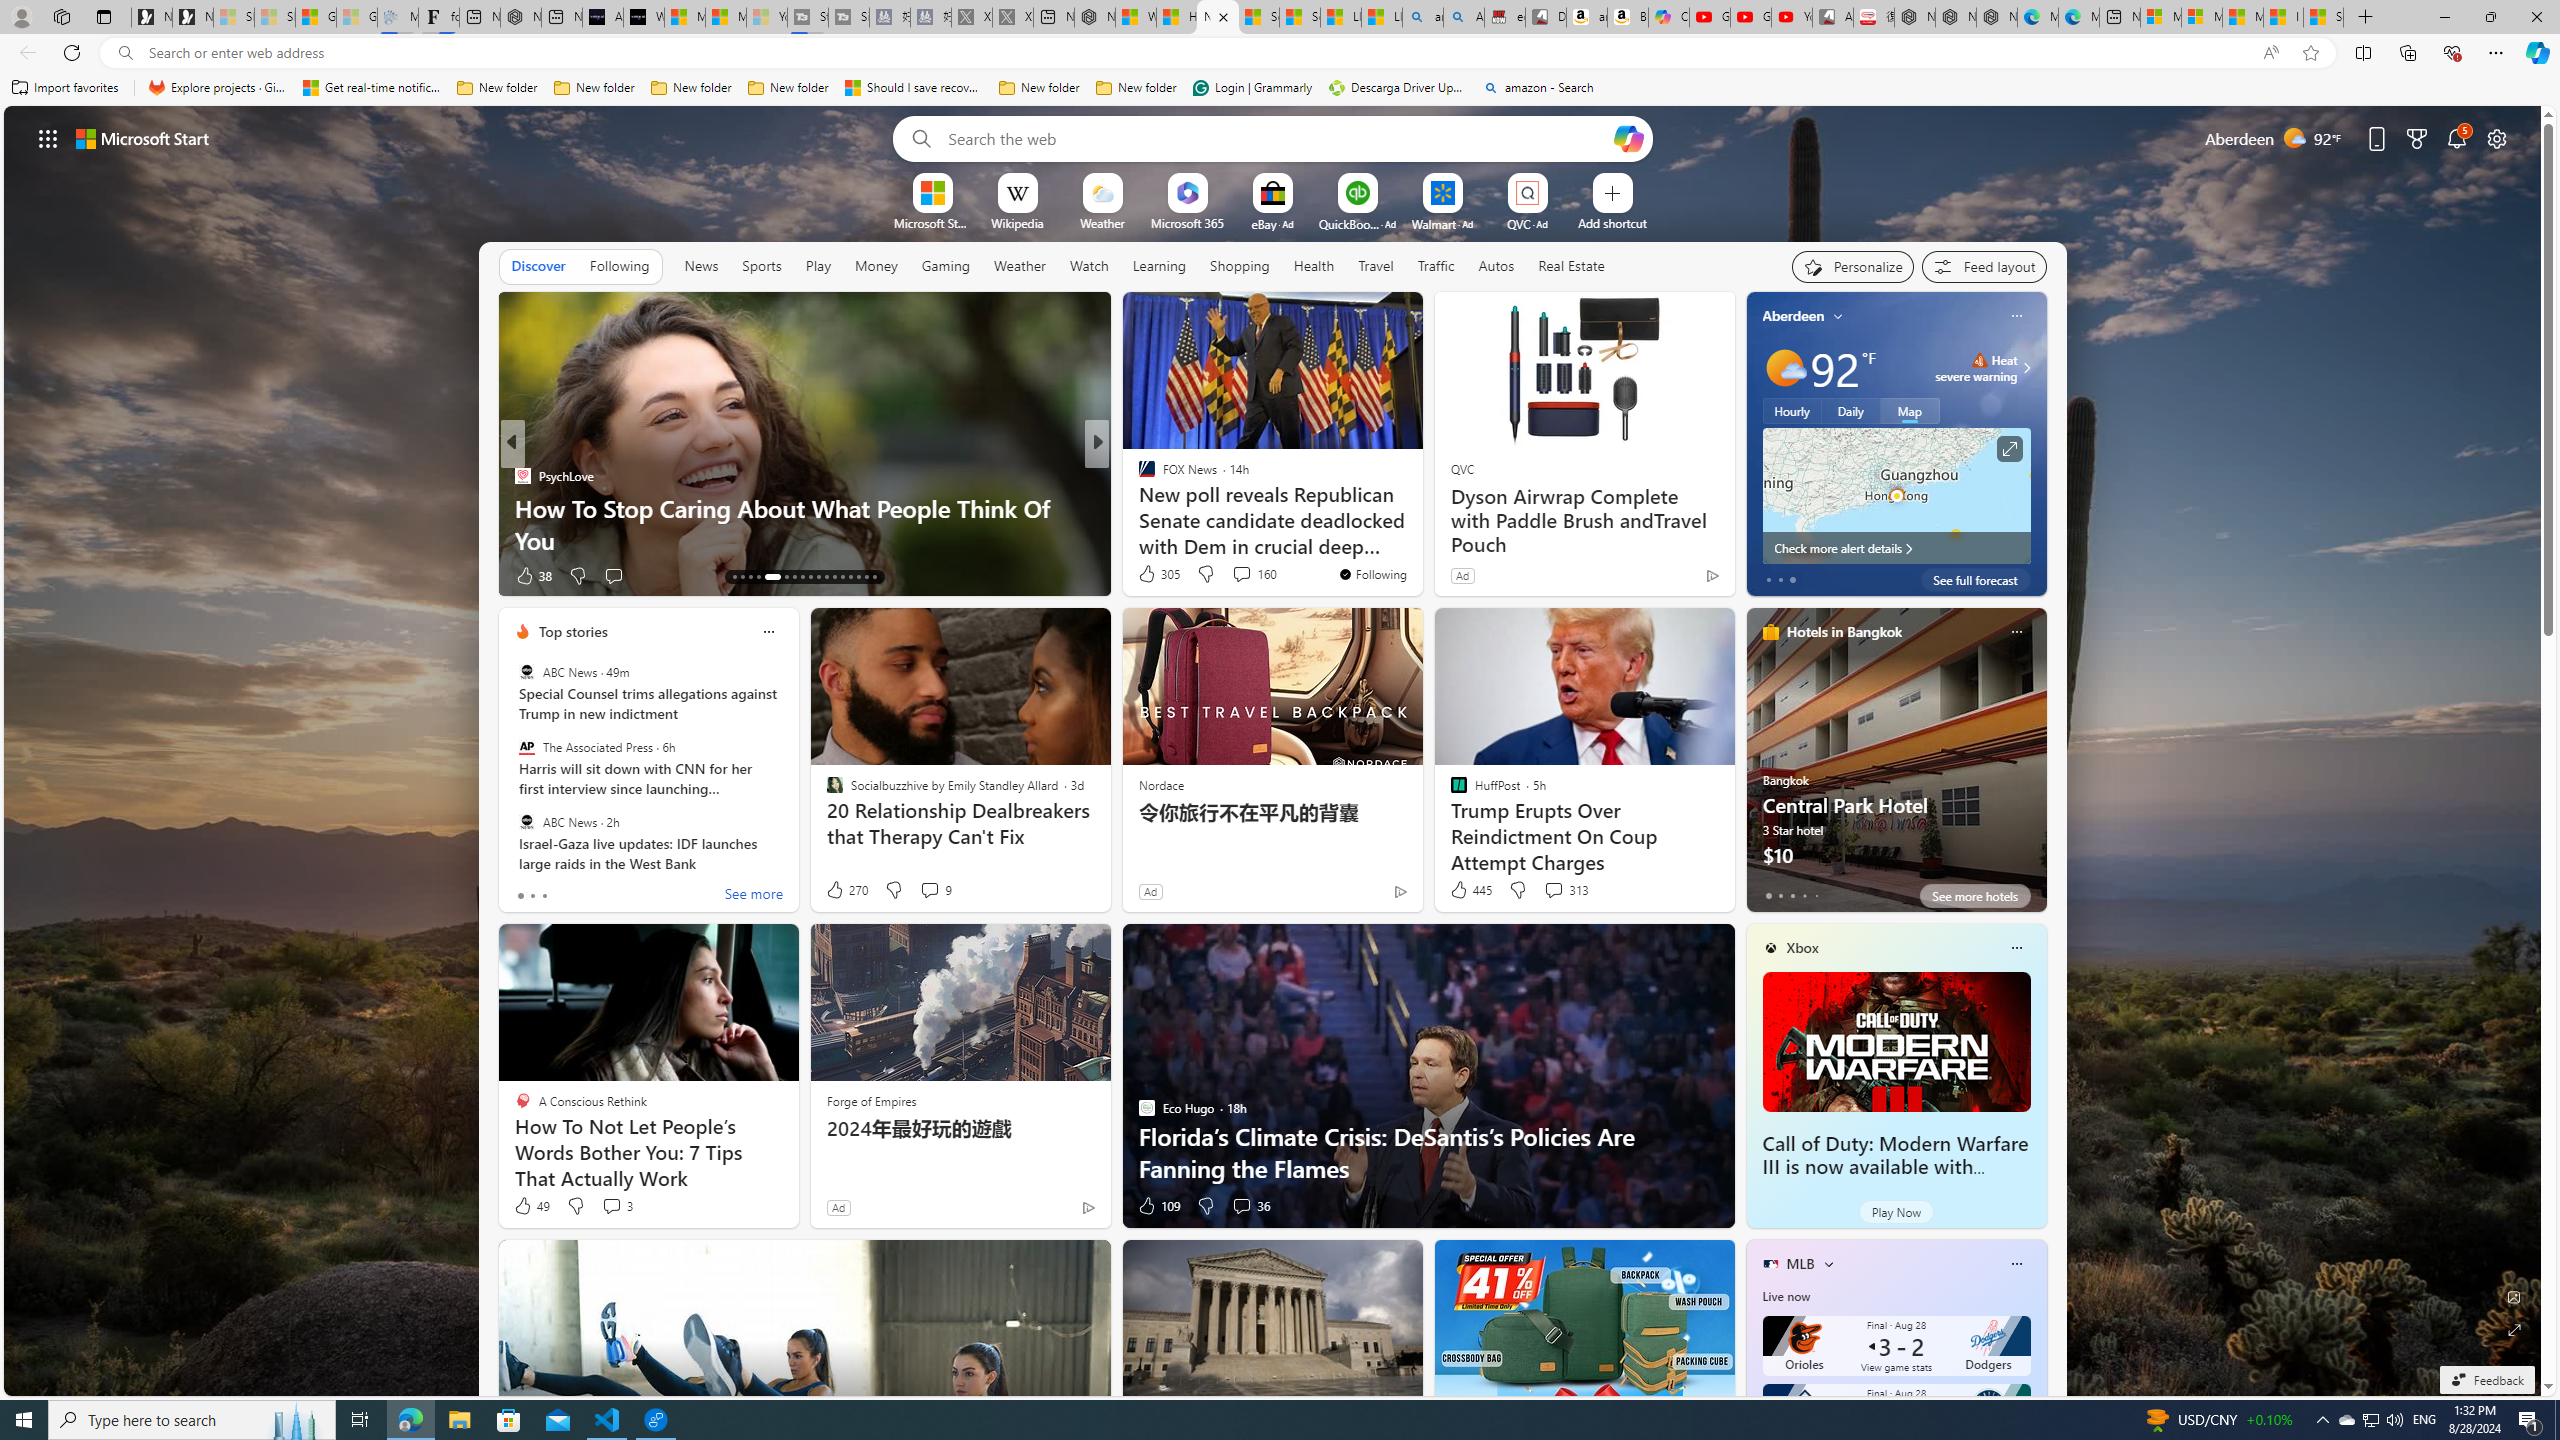  Describe the element at coordinates (1976, 367) in the screenshot. I see `'Heat - Severe Heat severe warning'` at that location.